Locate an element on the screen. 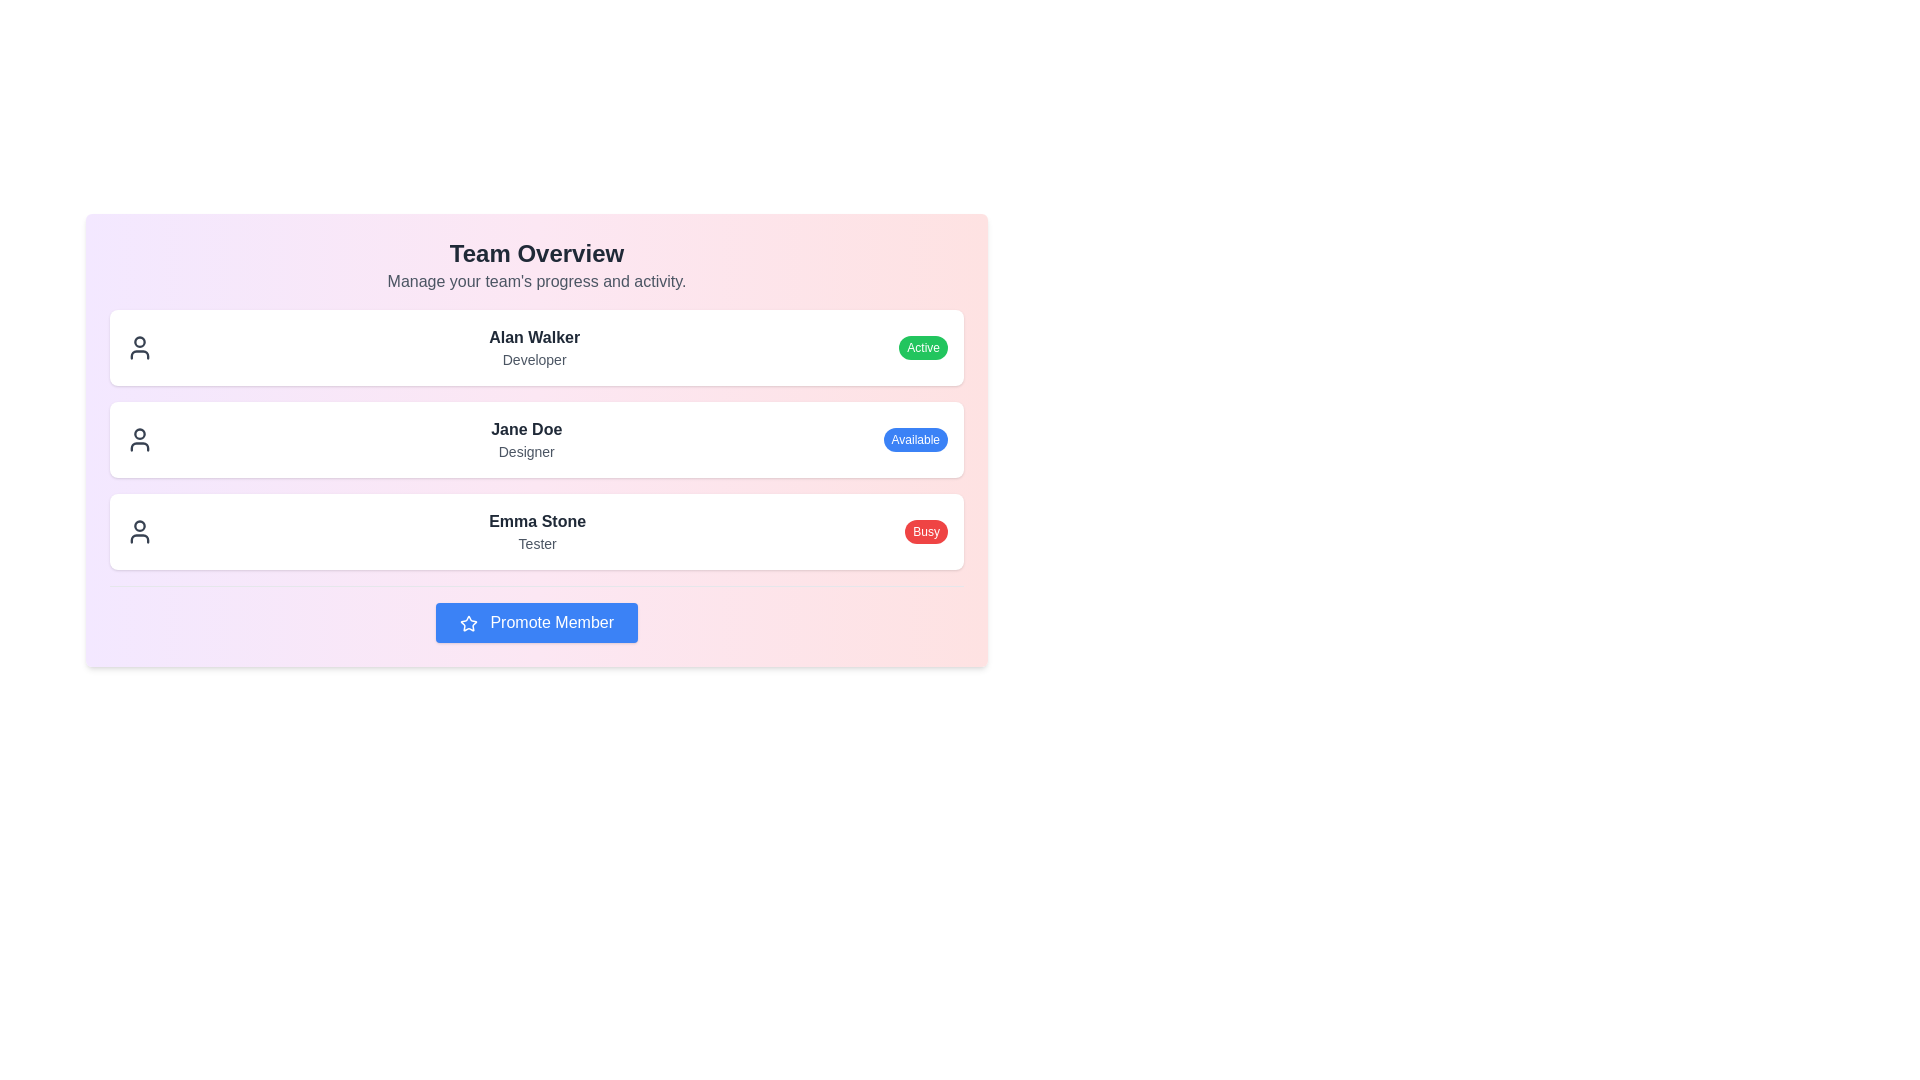  text of the rounded blue button labeled 'Available' located at the far right end of the second entry in a vertically stacked list, to the right of the text 'Designer' is located at coordinates (914, 438).